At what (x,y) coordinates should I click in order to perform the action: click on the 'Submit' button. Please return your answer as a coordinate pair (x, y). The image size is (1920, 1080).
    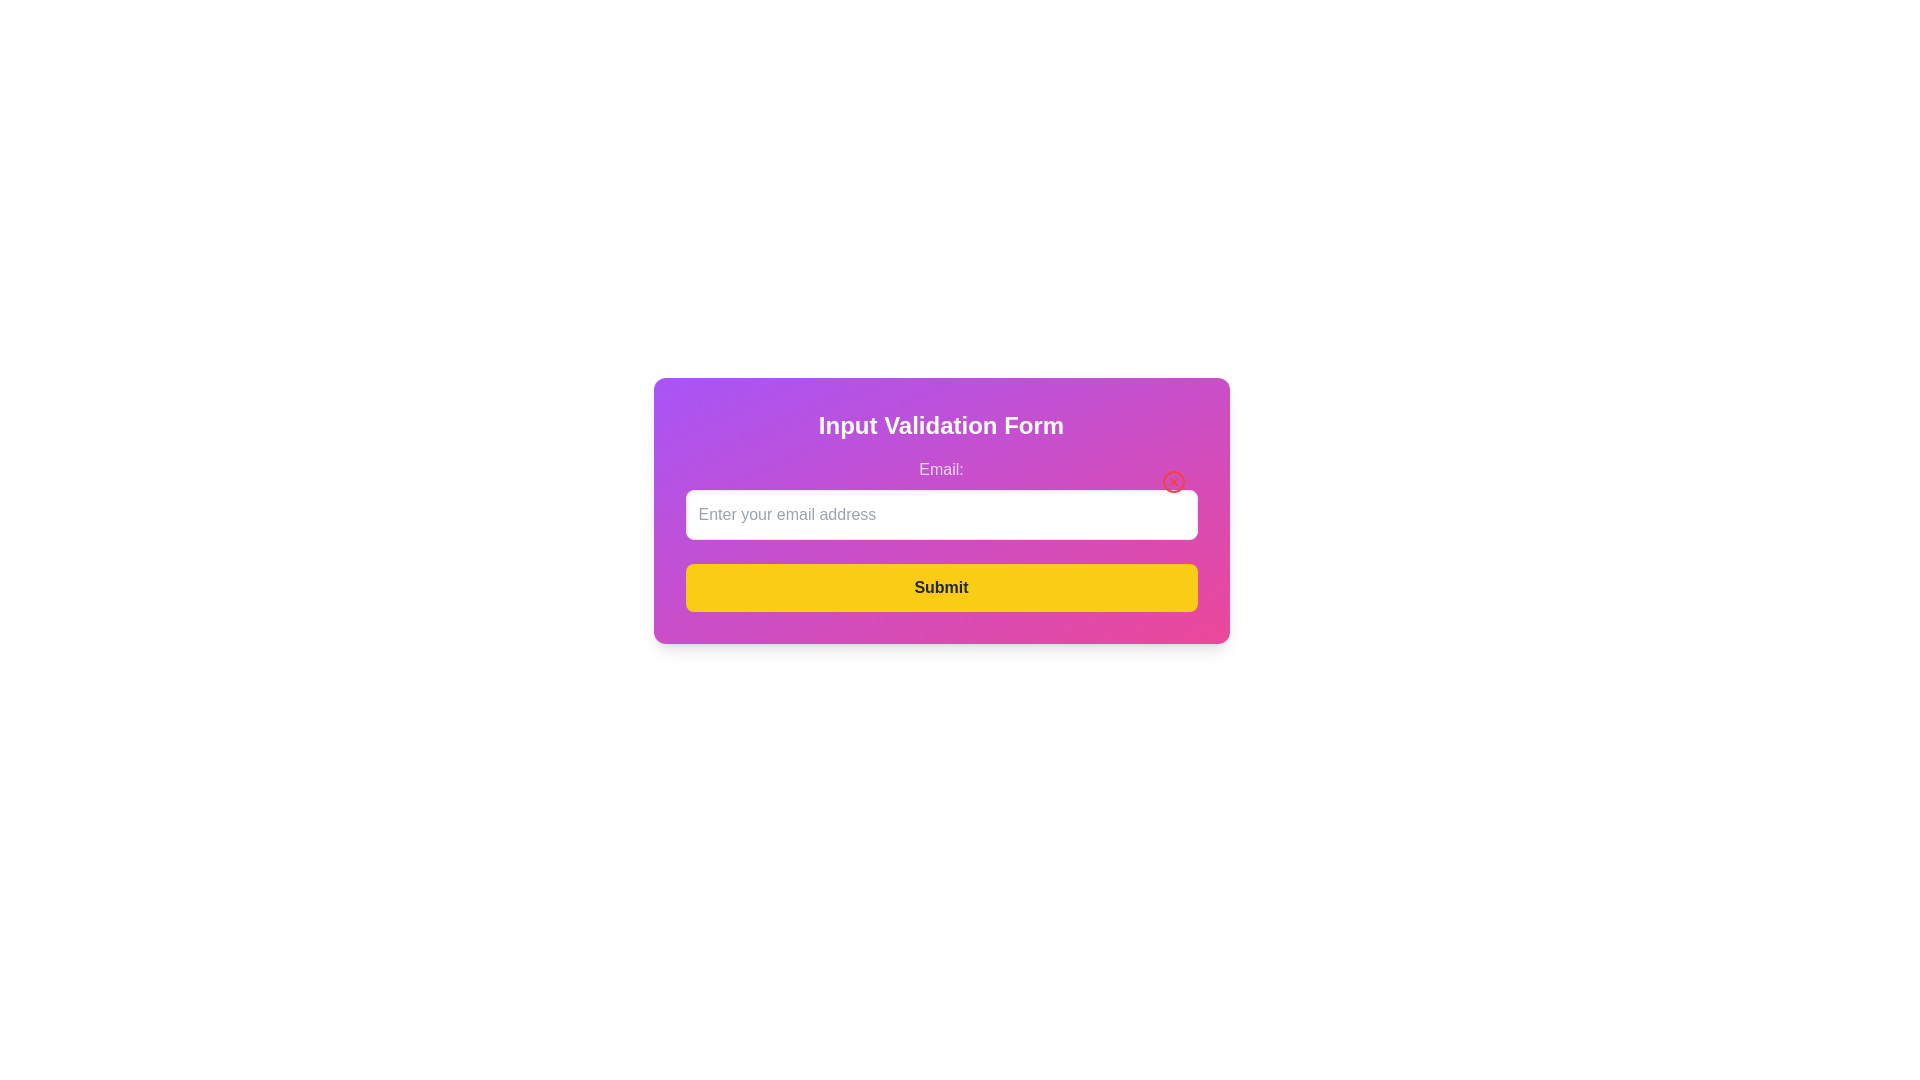
    Looking at the image, I should click on (940, 586).